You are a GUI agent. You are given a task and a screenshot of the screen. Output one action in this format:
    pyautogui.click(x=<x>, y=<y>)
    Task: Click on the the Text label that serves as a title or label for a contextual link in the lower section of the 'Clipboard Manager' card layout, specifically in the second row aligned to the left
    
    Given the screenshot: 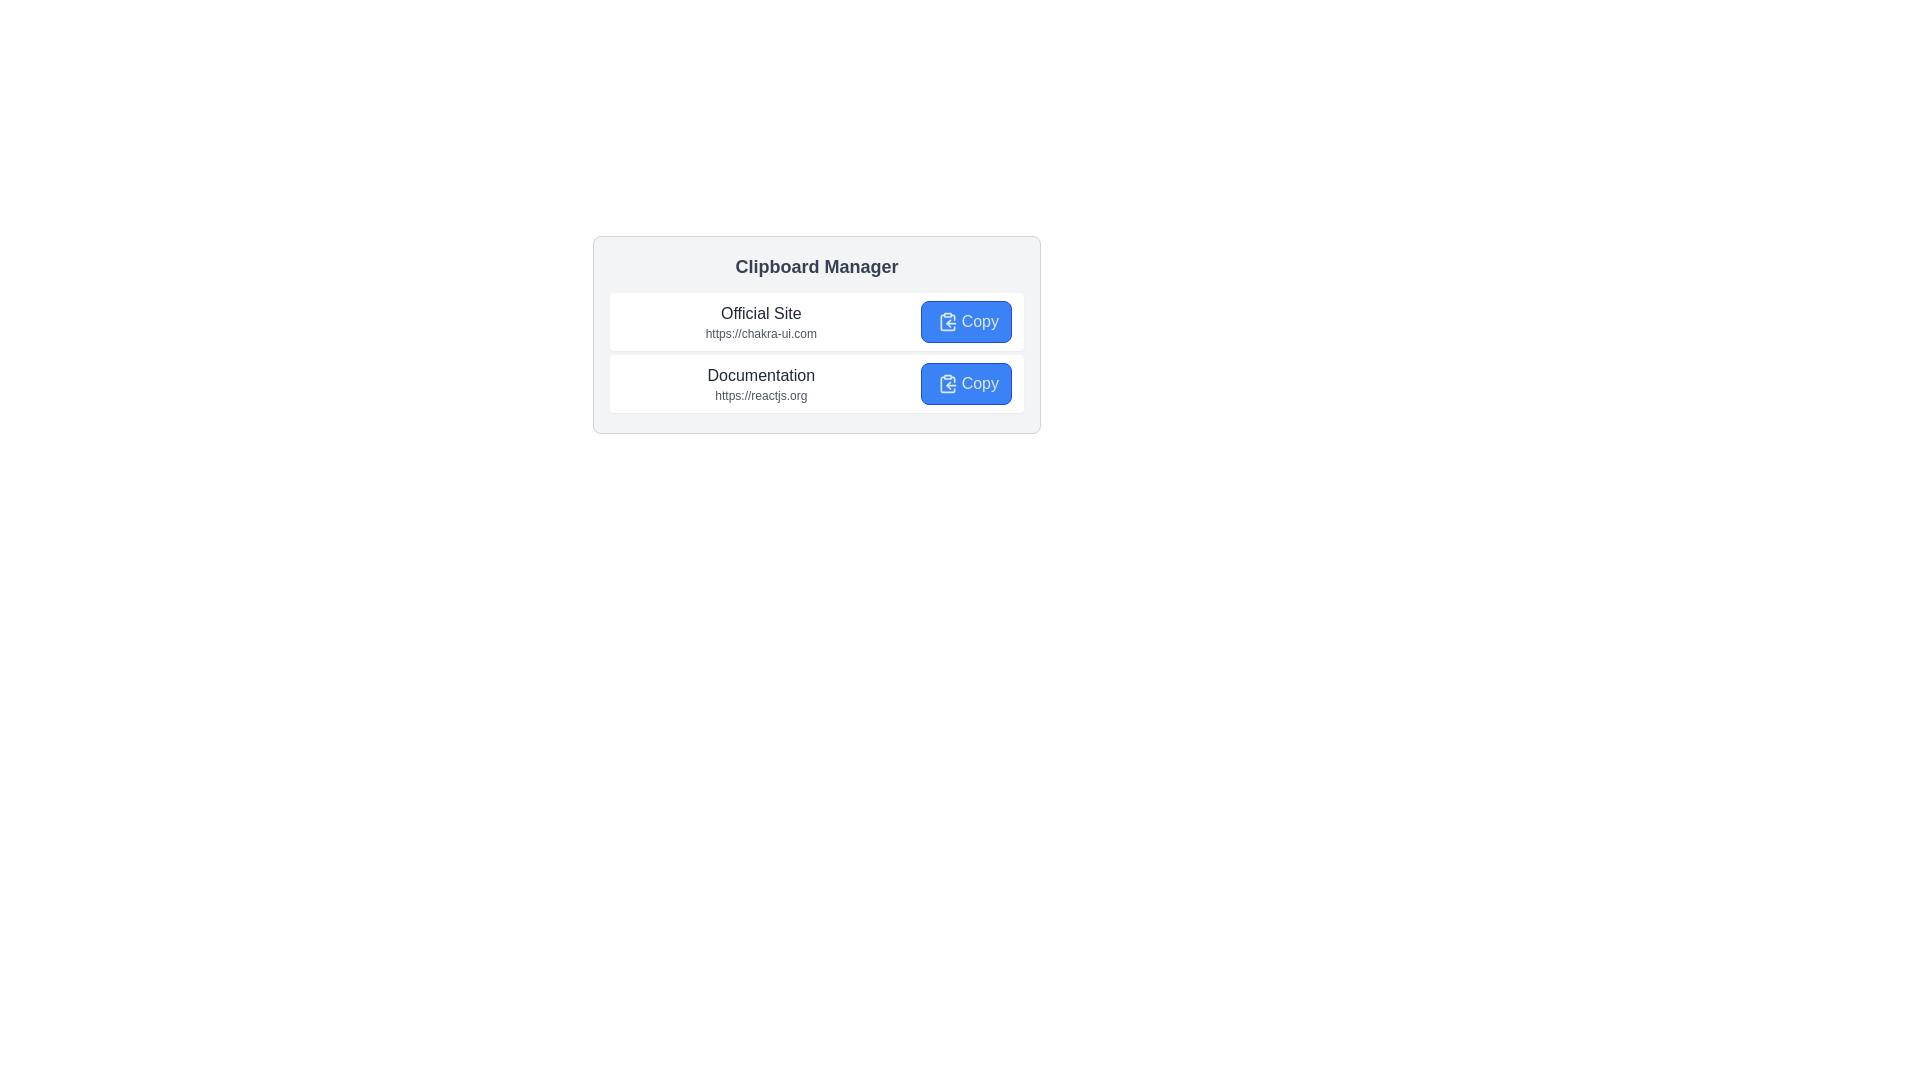 What is the action you would take?
    pyautogui.click(x=760, y=375)
    